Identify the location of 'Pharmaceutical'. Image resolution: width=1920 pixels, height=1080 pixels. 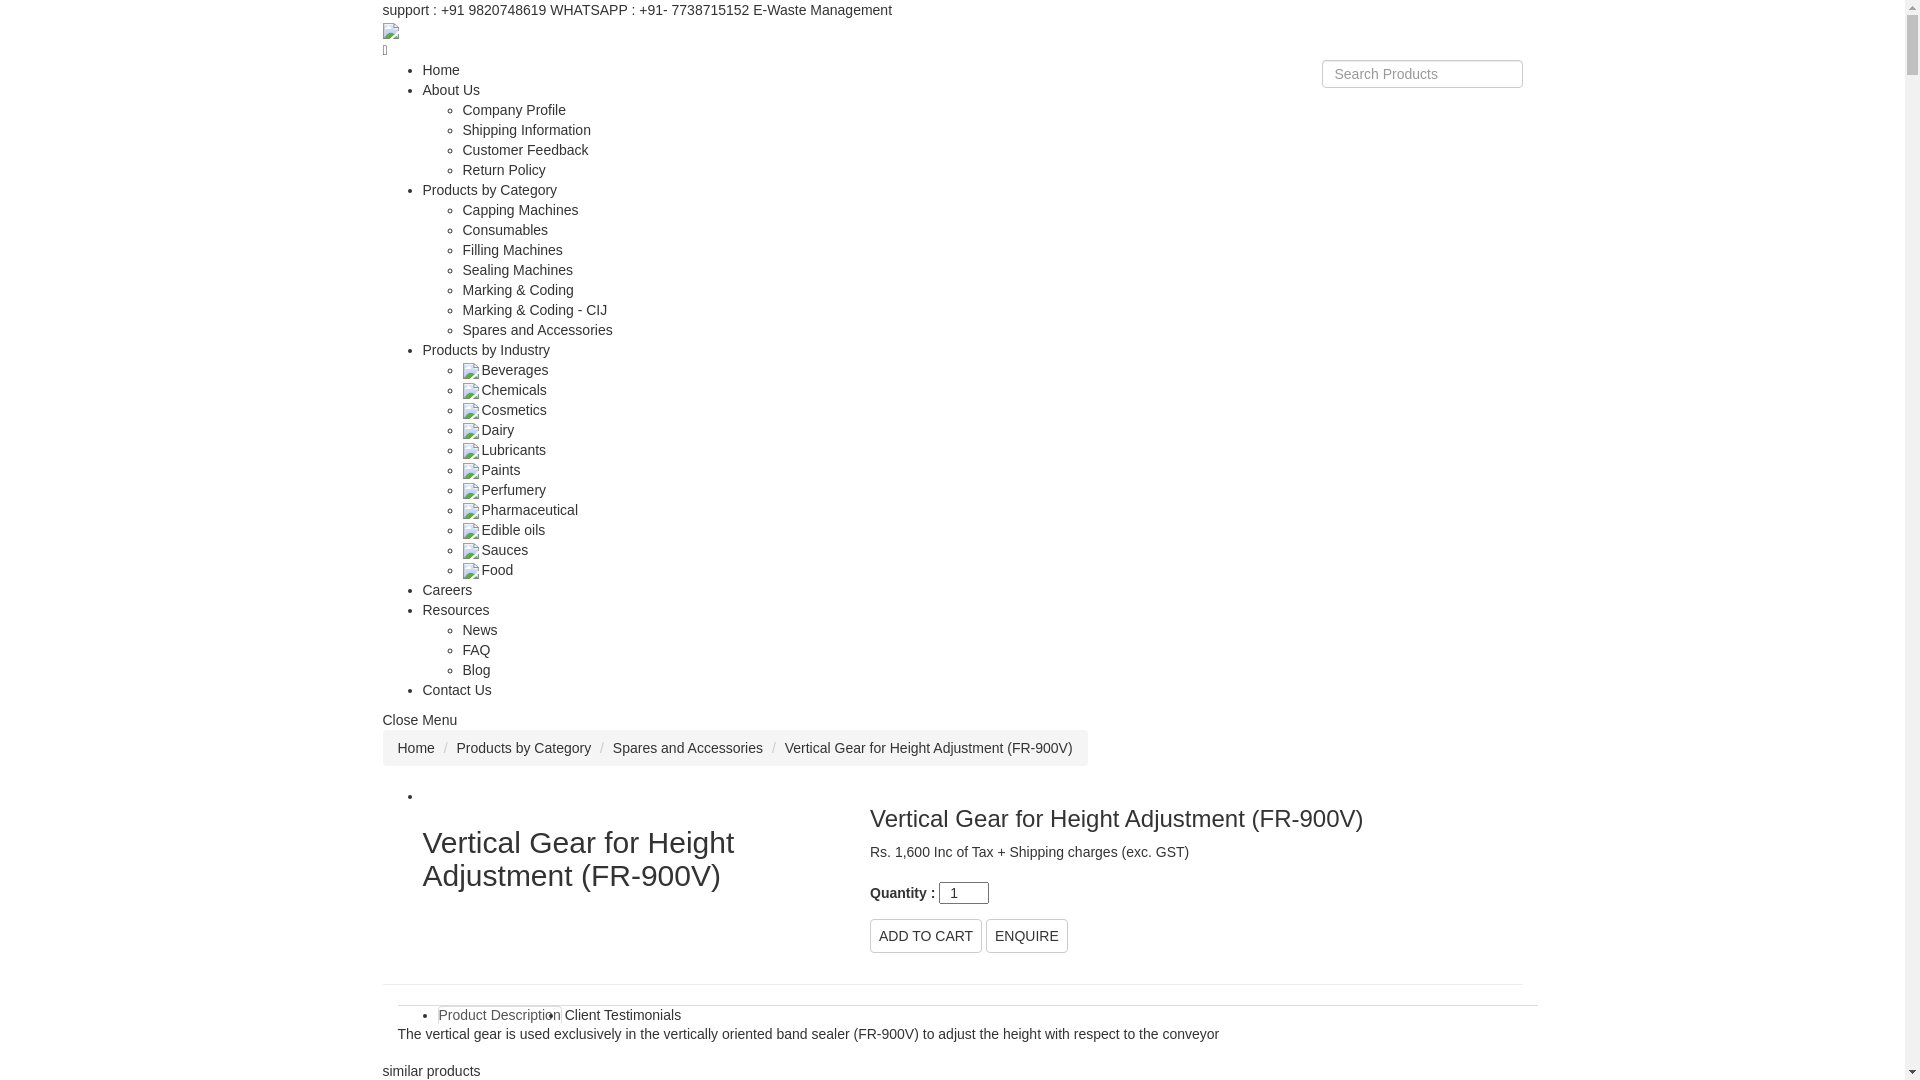
(519, 508).